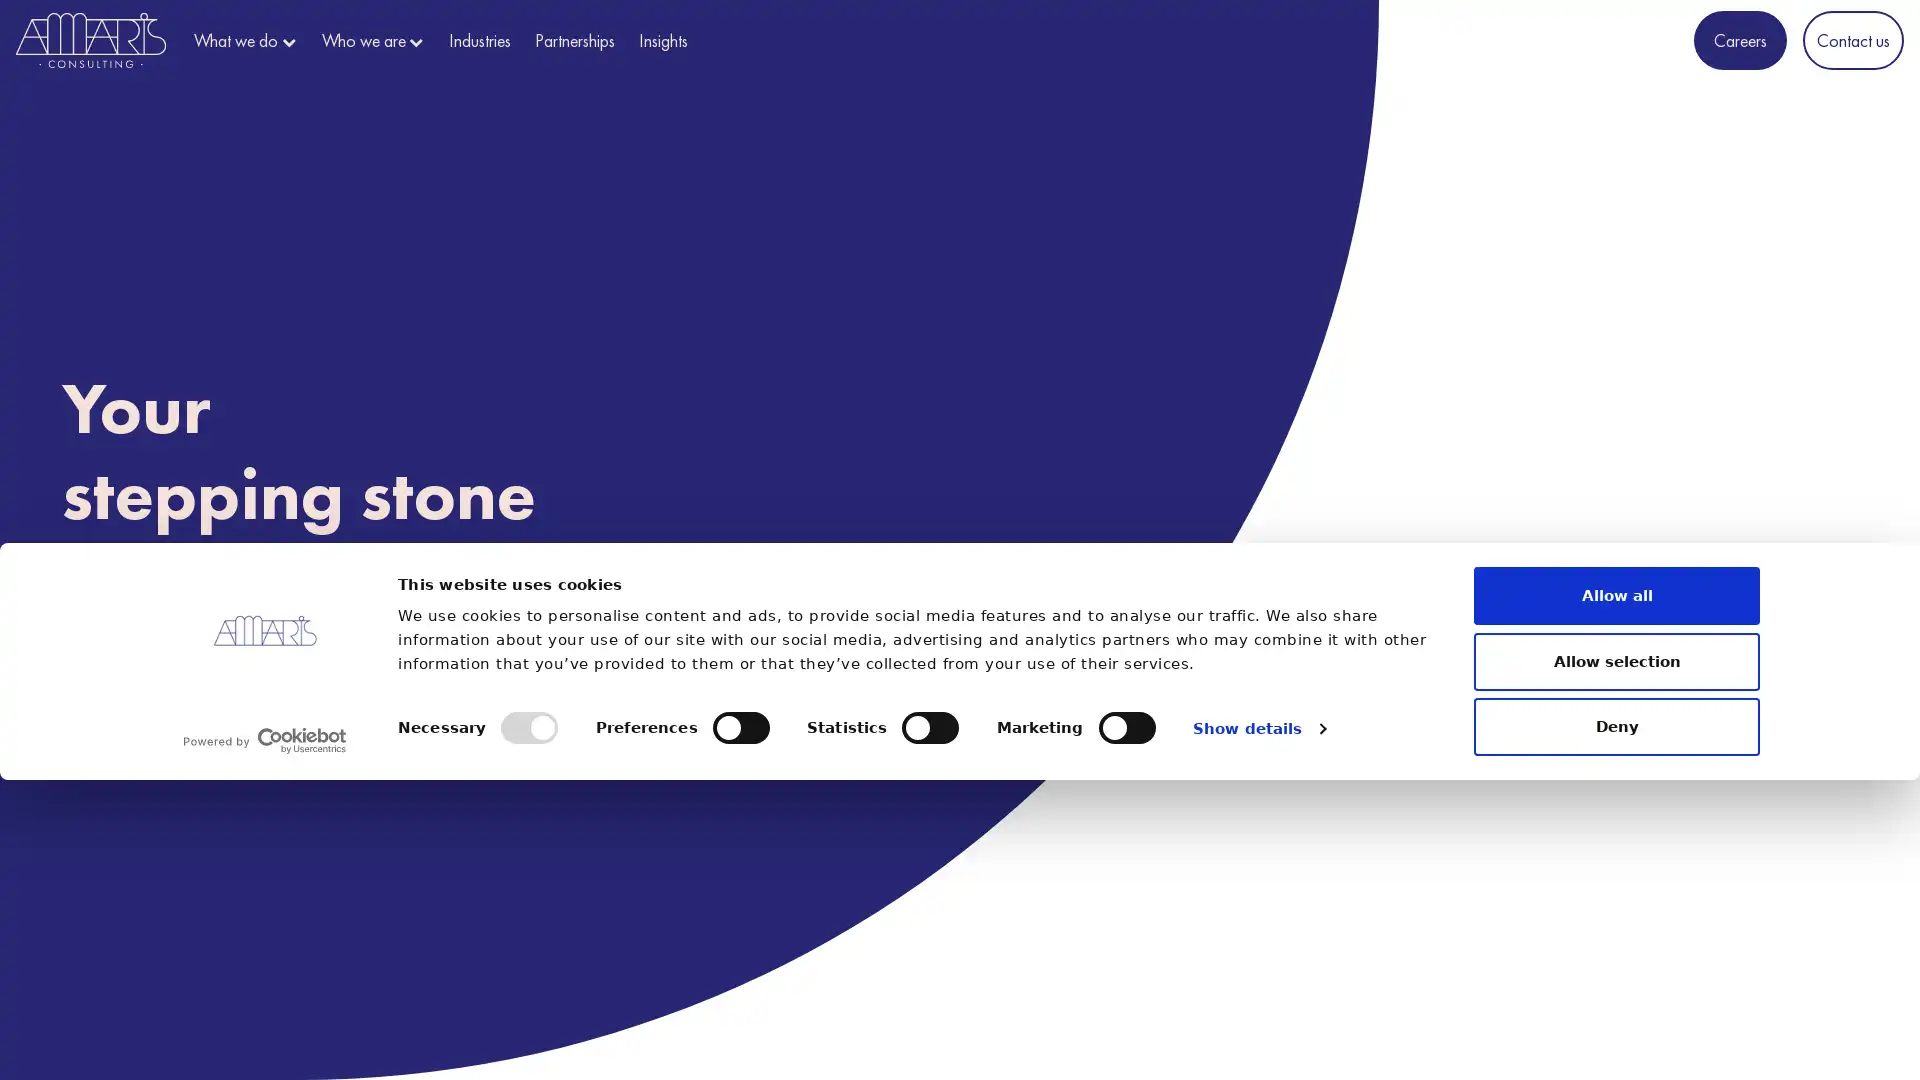  Describe the element at coordinates (1617, 1026) in the screenshot. I see `Deny` at that location.